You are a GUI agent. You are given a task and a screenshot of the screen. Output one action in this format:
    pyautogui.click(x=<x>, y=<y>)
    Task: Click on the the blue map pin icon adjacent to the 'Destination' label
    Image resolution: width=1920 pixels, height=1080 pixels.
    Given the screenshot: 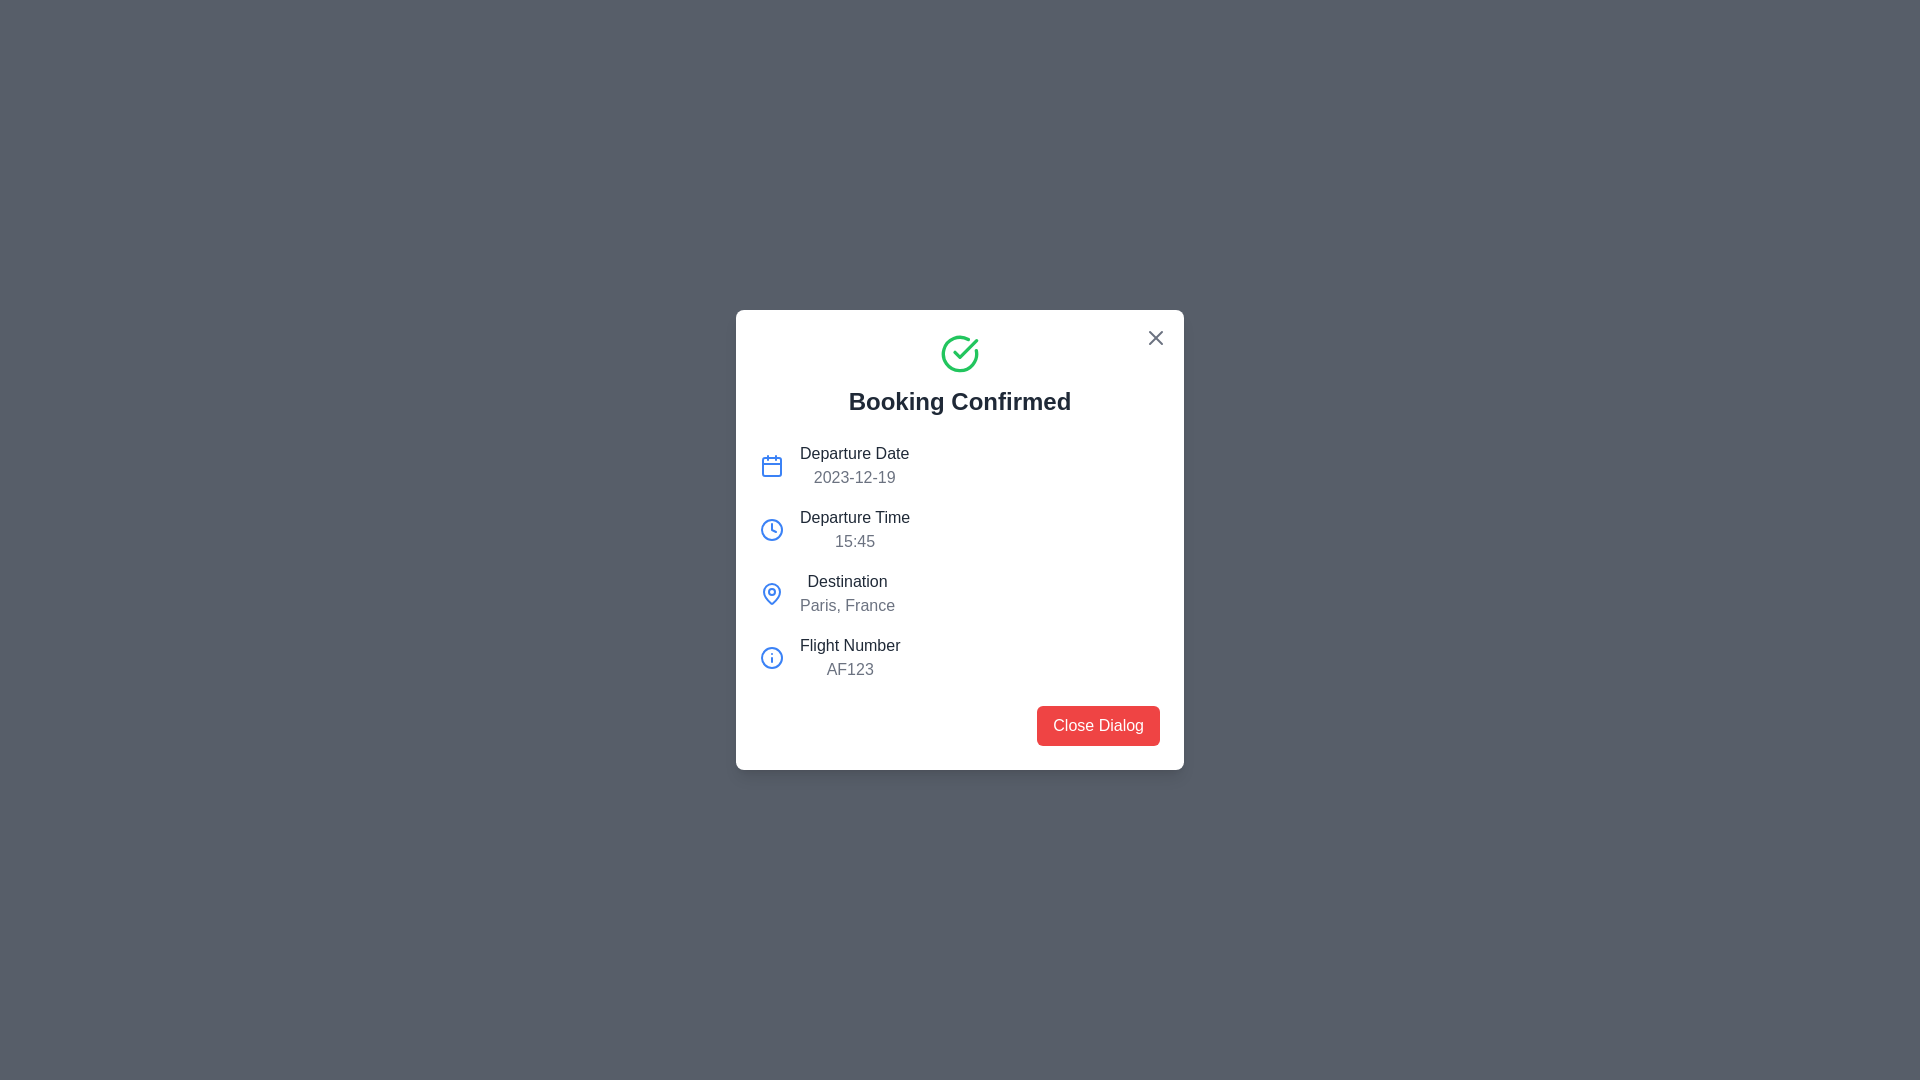 What is the action you would take?
    pyautogui.click(x=771, y=593)
    